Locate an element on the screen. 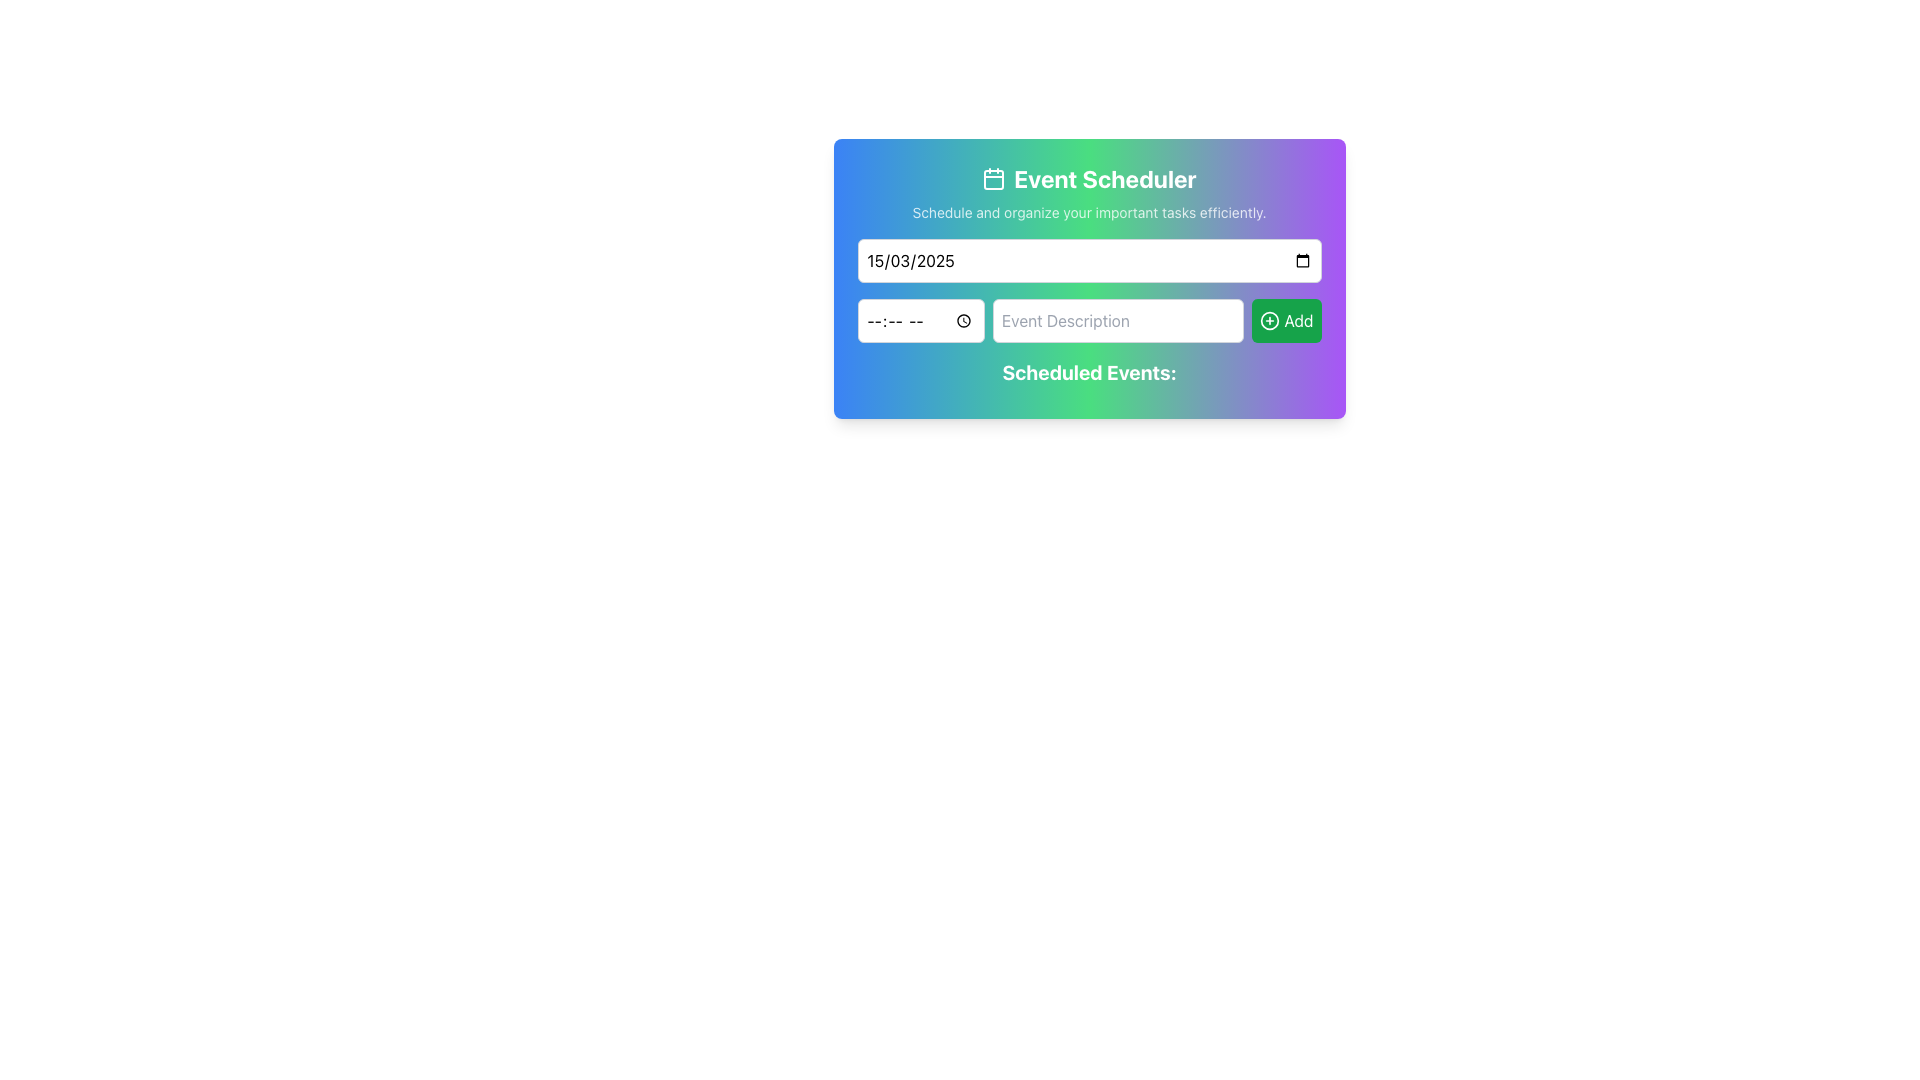  the 'Add' button located in the bottom right corner of the main interface area is located at coordinates (1269, 319).